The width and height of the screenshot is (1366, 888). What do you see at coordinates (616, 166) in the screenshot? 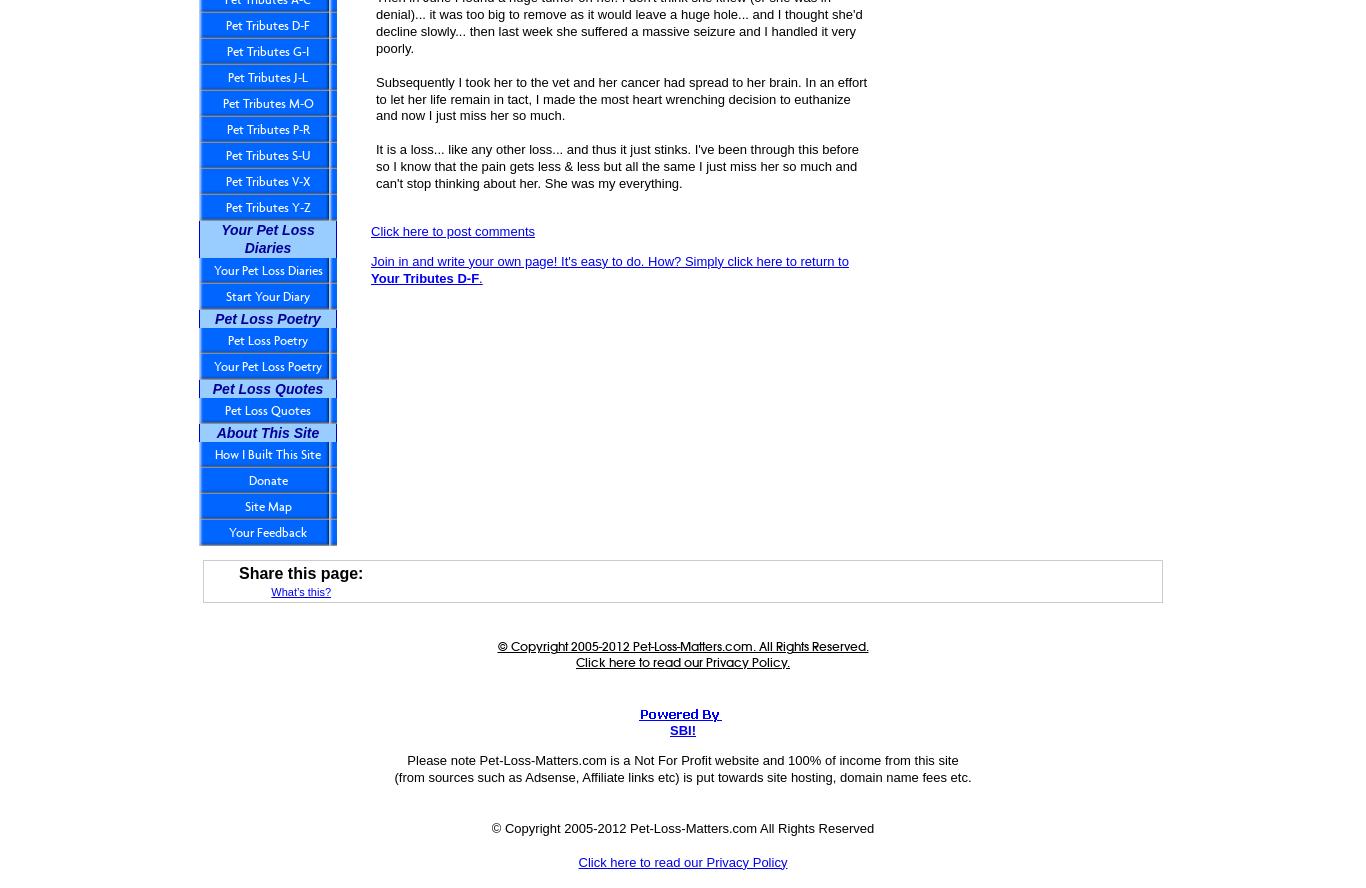
I see `'It is a loss... like any other loss... and thus it just stinks. I've been through this before so I know that the pain gets less & less but all the same I just miss her so much and can't stop thinking about her. She was my everything.'` at bounding box center [616, 166].